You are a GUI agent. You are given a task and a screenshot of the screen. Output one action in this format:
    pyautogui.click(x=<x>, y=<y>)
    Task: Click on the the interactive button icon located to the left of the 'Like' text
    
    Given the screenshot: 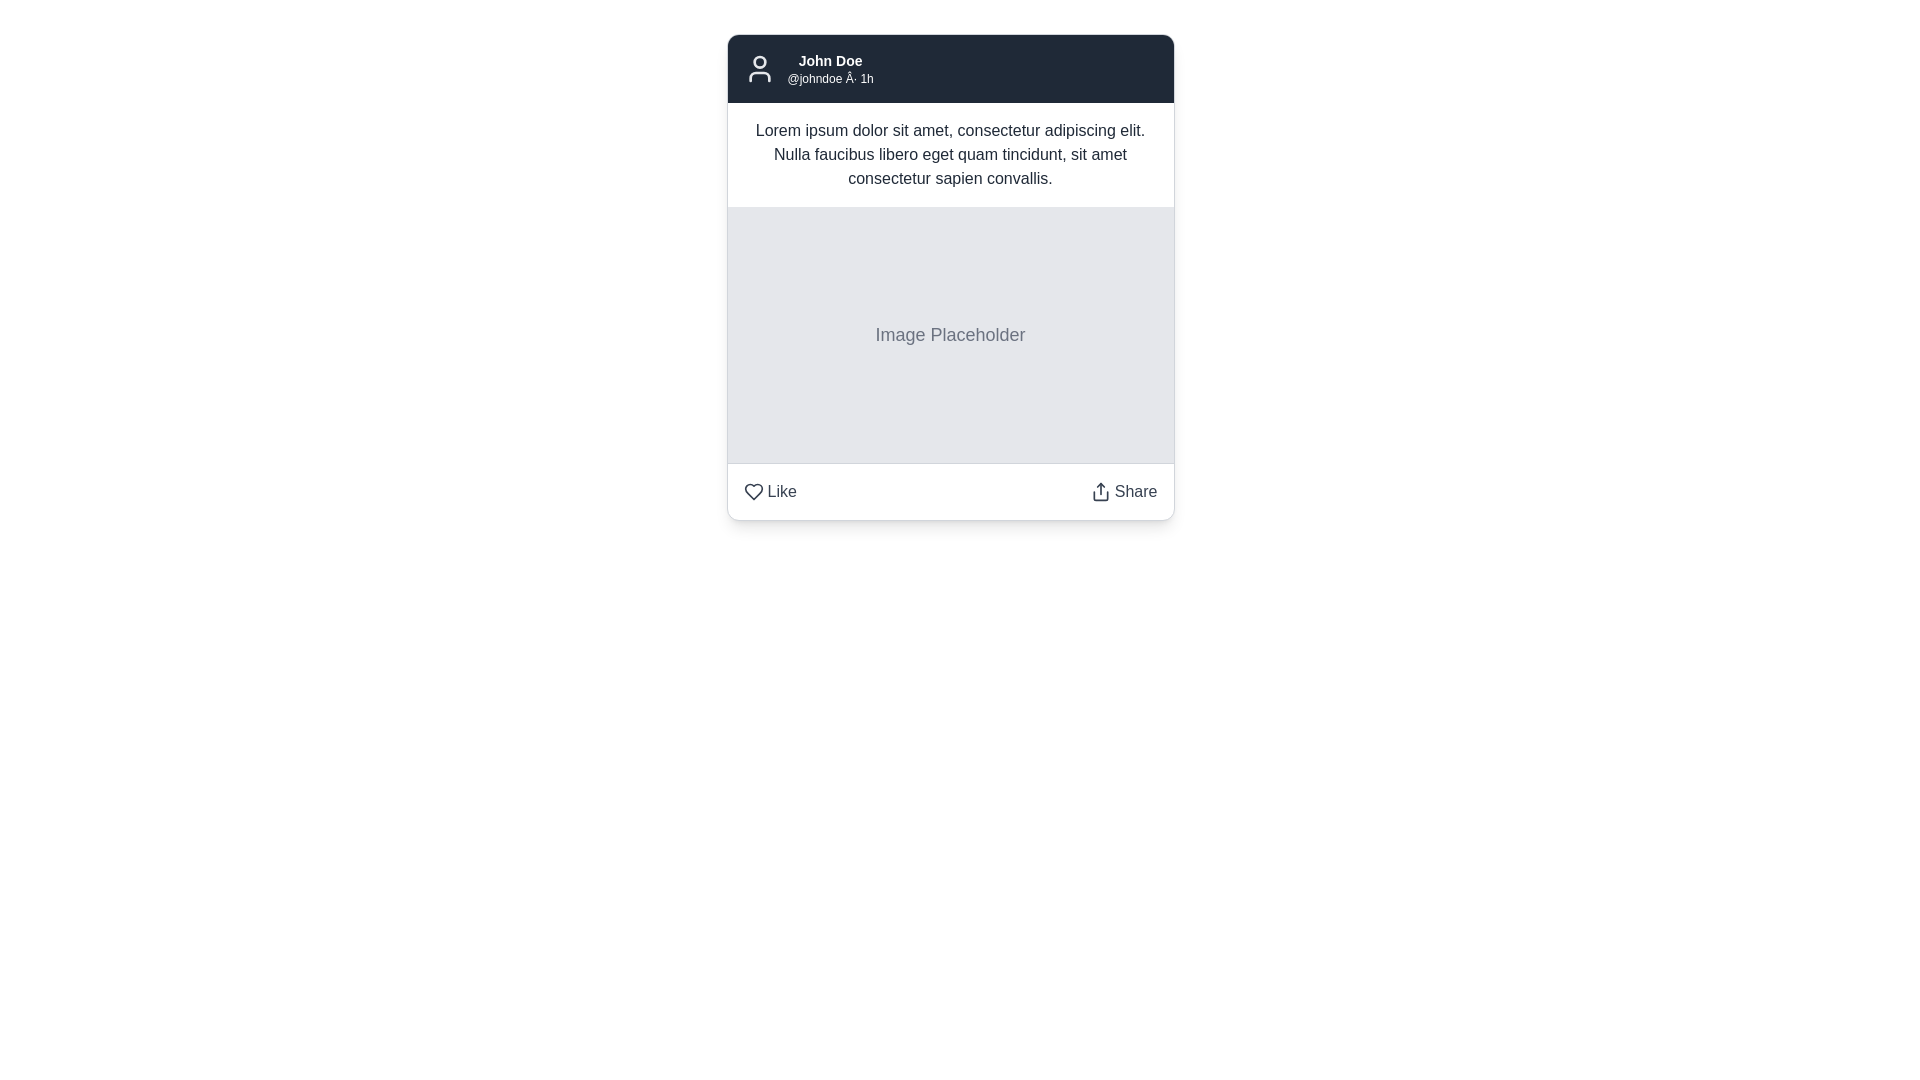 What is the action you would take?
    pyautogui.click(x=752, y=492)
    